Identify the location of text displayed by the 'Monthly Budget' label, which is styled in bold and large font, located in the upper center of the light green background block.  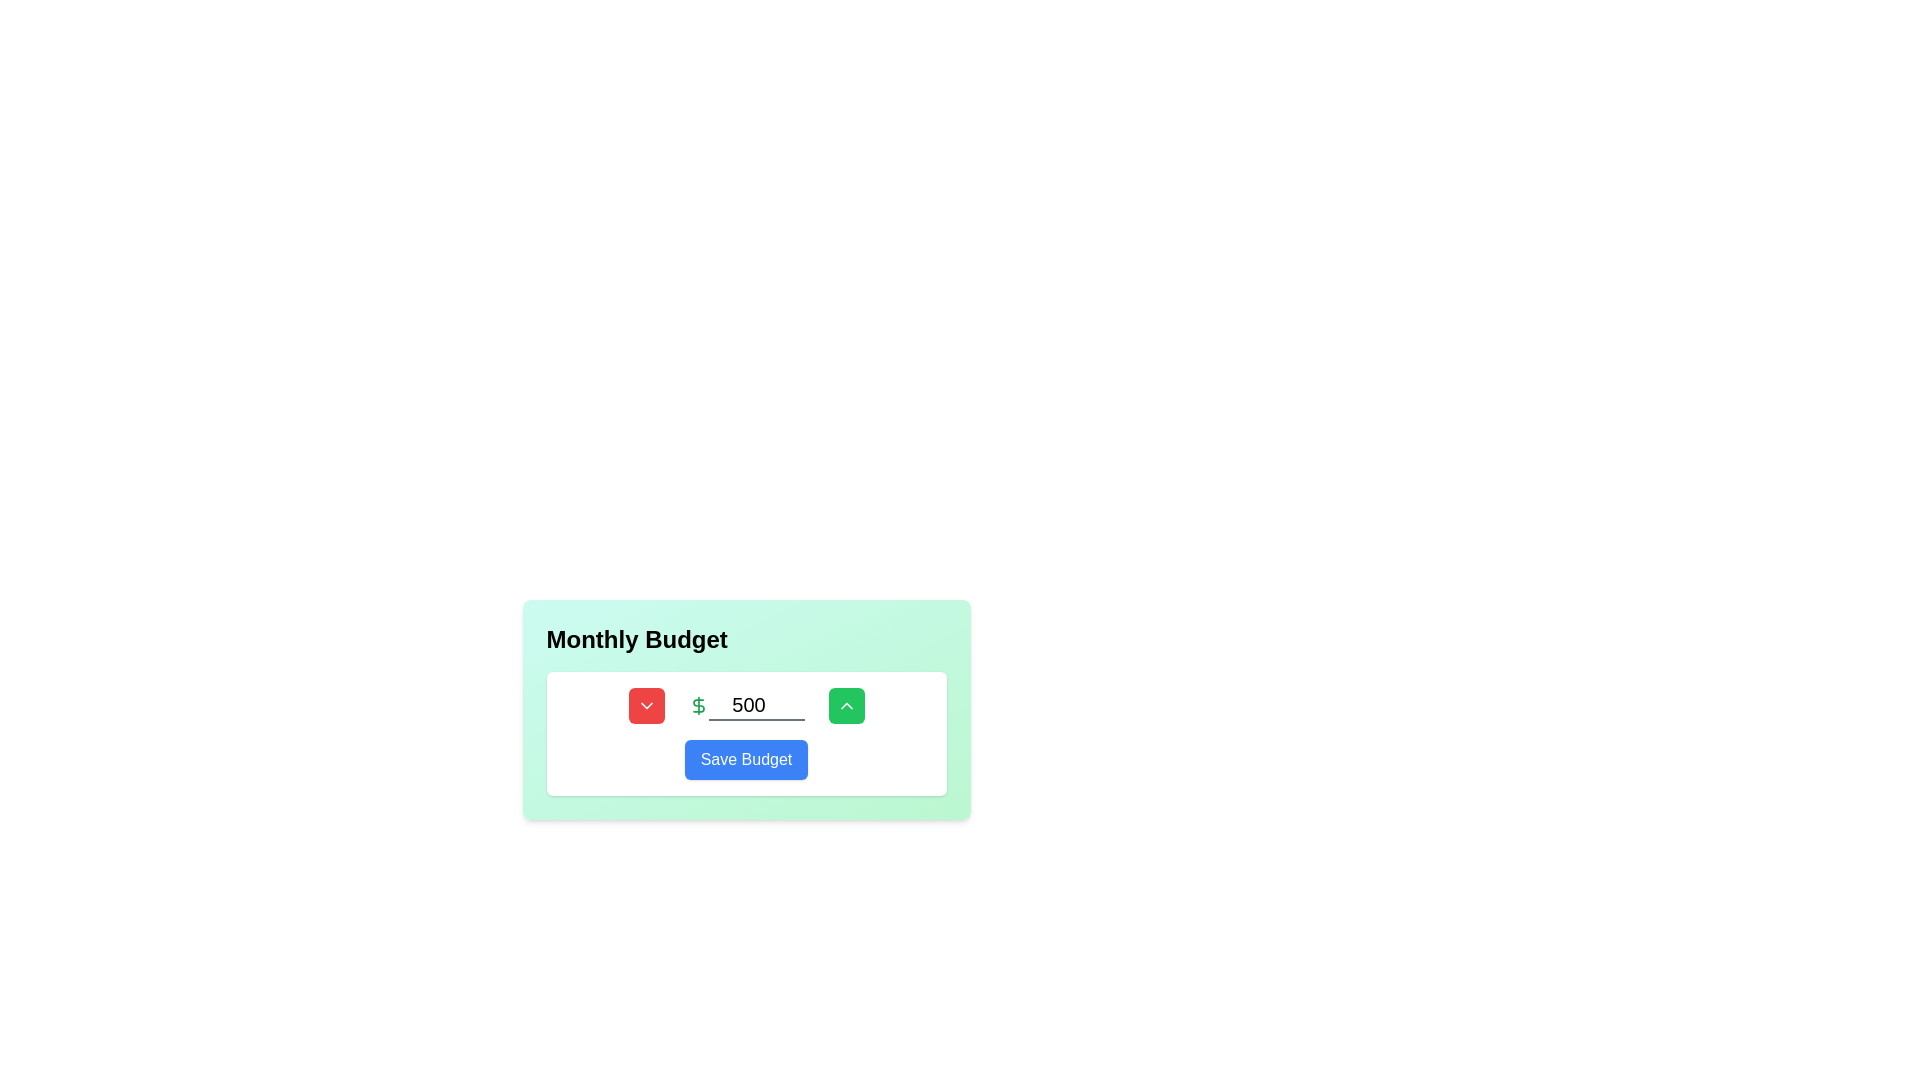
(636, 640).